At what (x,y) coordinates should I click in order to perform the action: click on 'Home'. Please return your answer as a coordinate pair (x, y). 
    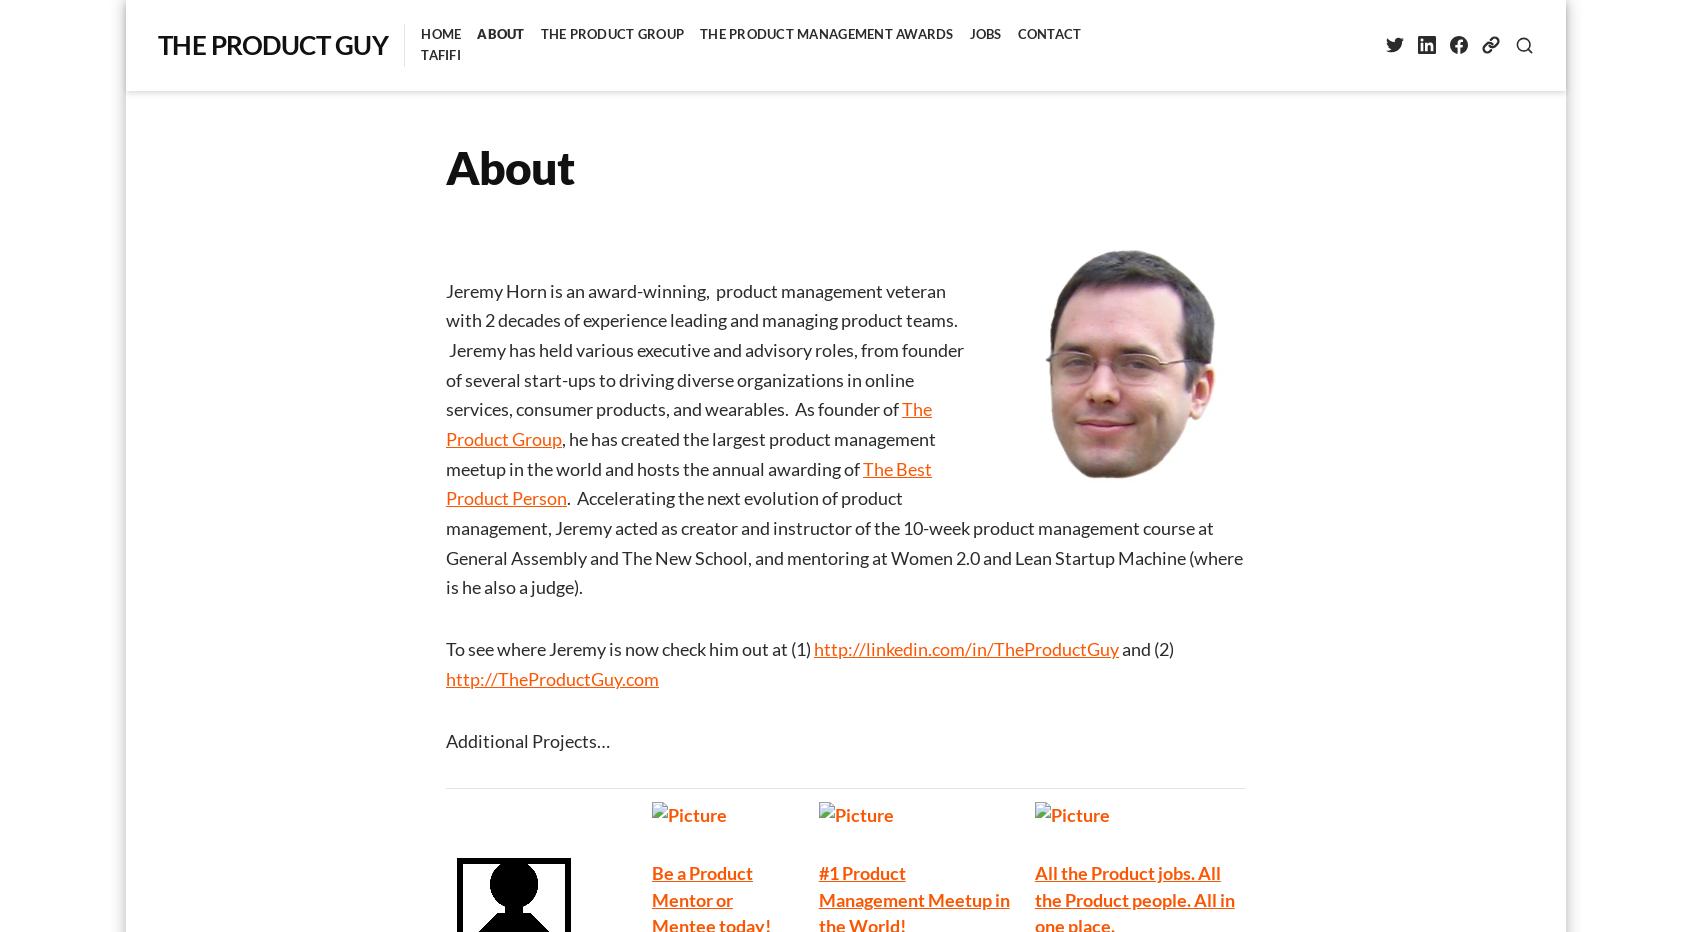
    Looking at the image, I should click on (439, 33).